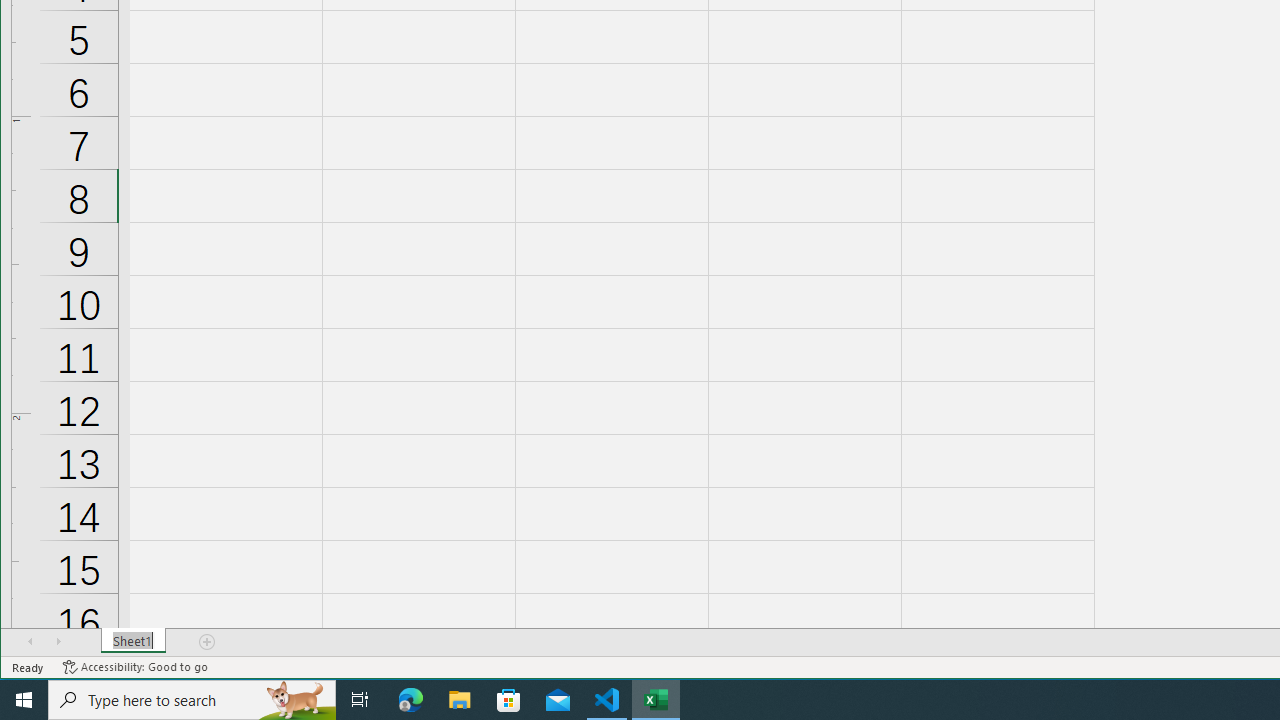 The image size is (1280, 720). Describe the element at coordinates (606, 698) in the screenshot. I see `'Visual Studio Code - 1 running window'` at that location.